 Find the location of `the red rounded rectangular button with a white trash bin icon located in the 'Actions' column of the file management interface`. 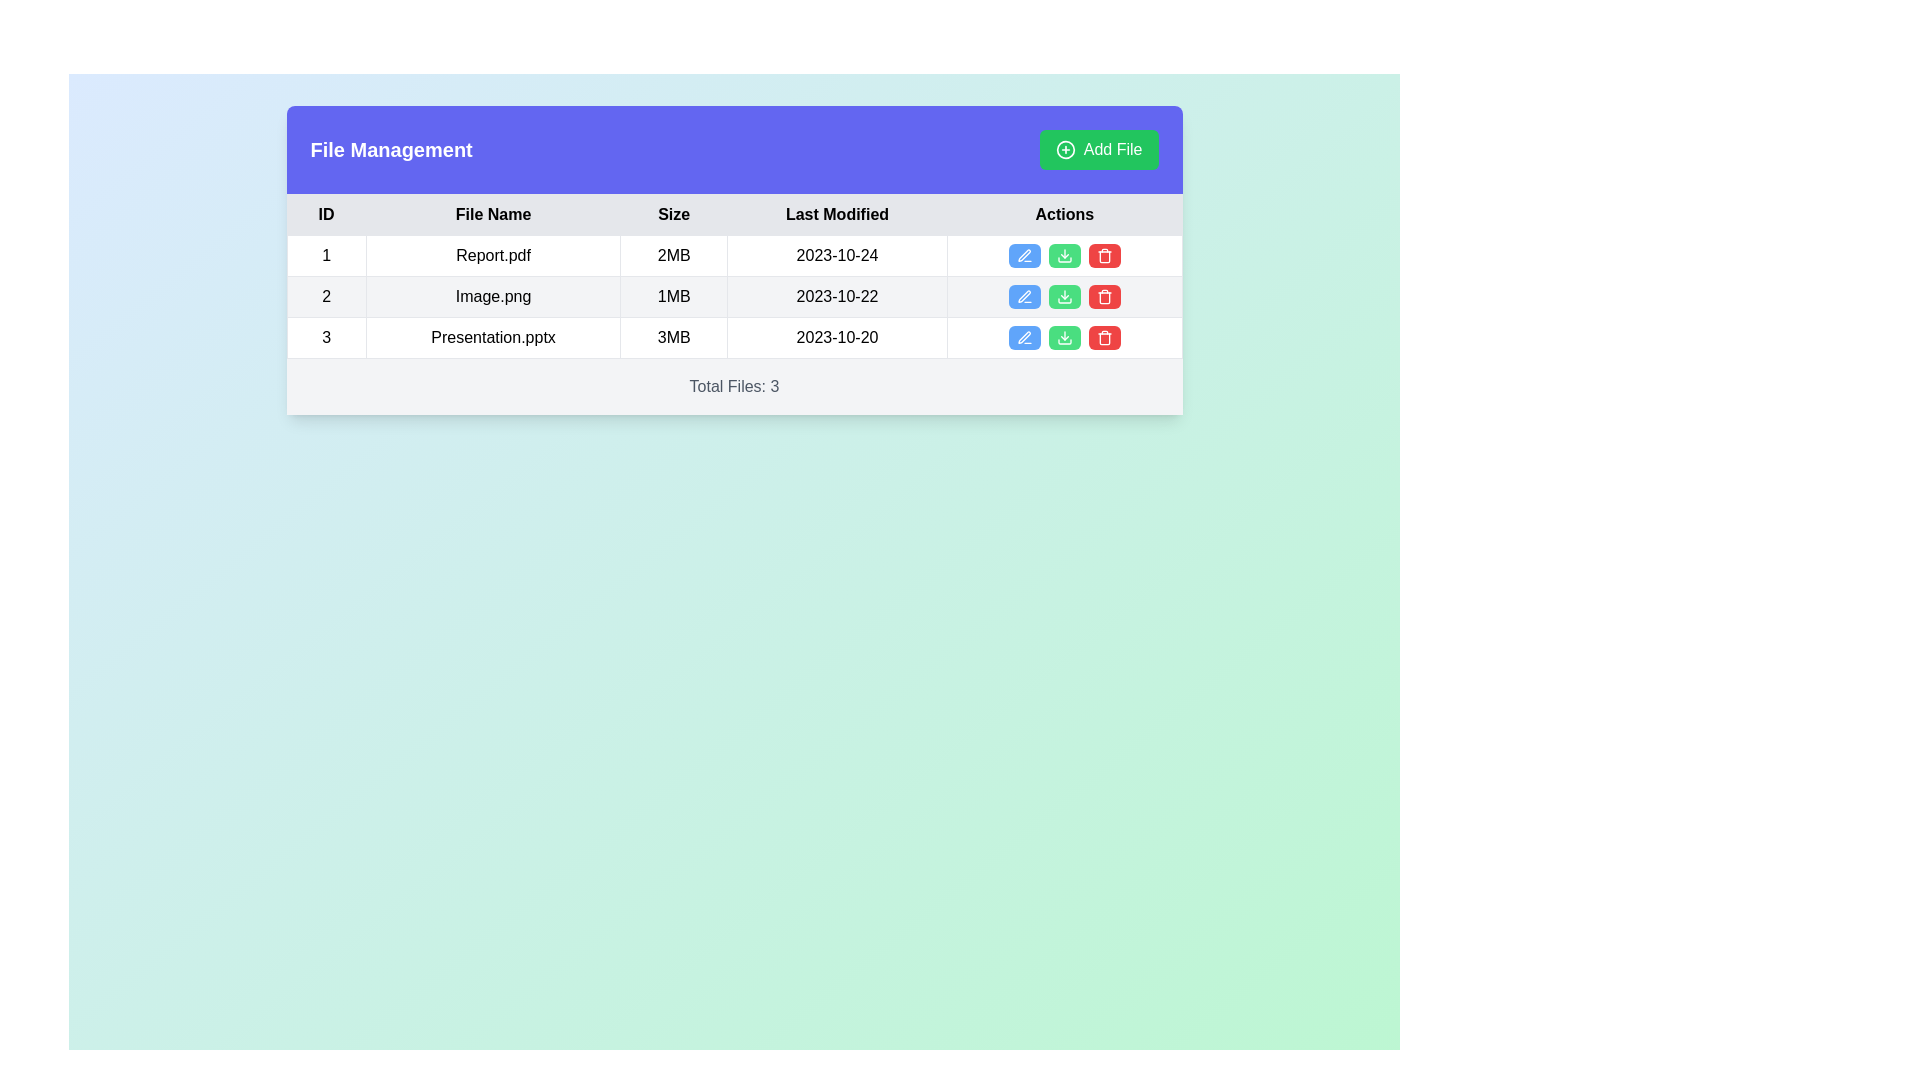

the red rounded rectangular button with a white trash bin icon located in the 'Actions' column of the file management interface is located at coordinates (1103, 297).